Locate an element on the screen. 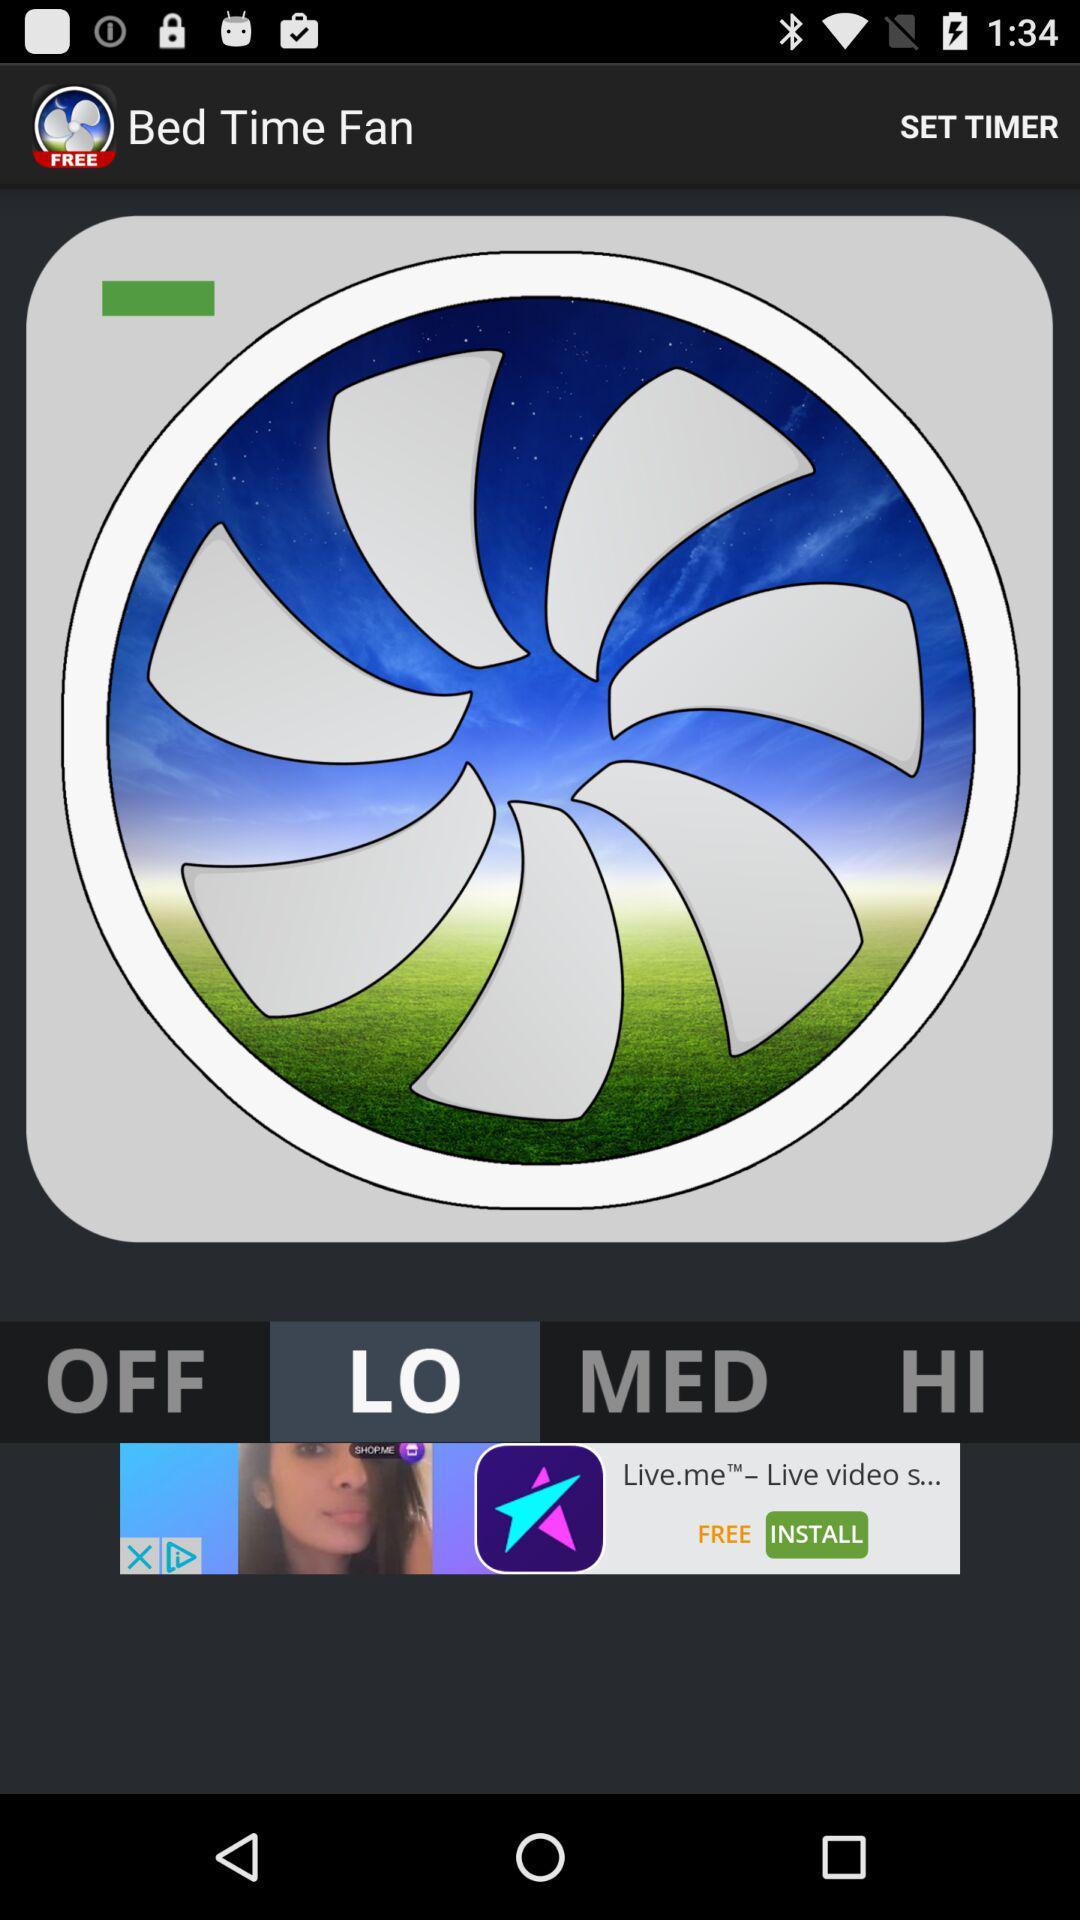 The image size is (1080, 1920). click on advertisement is located at coordinates (540, 1508).